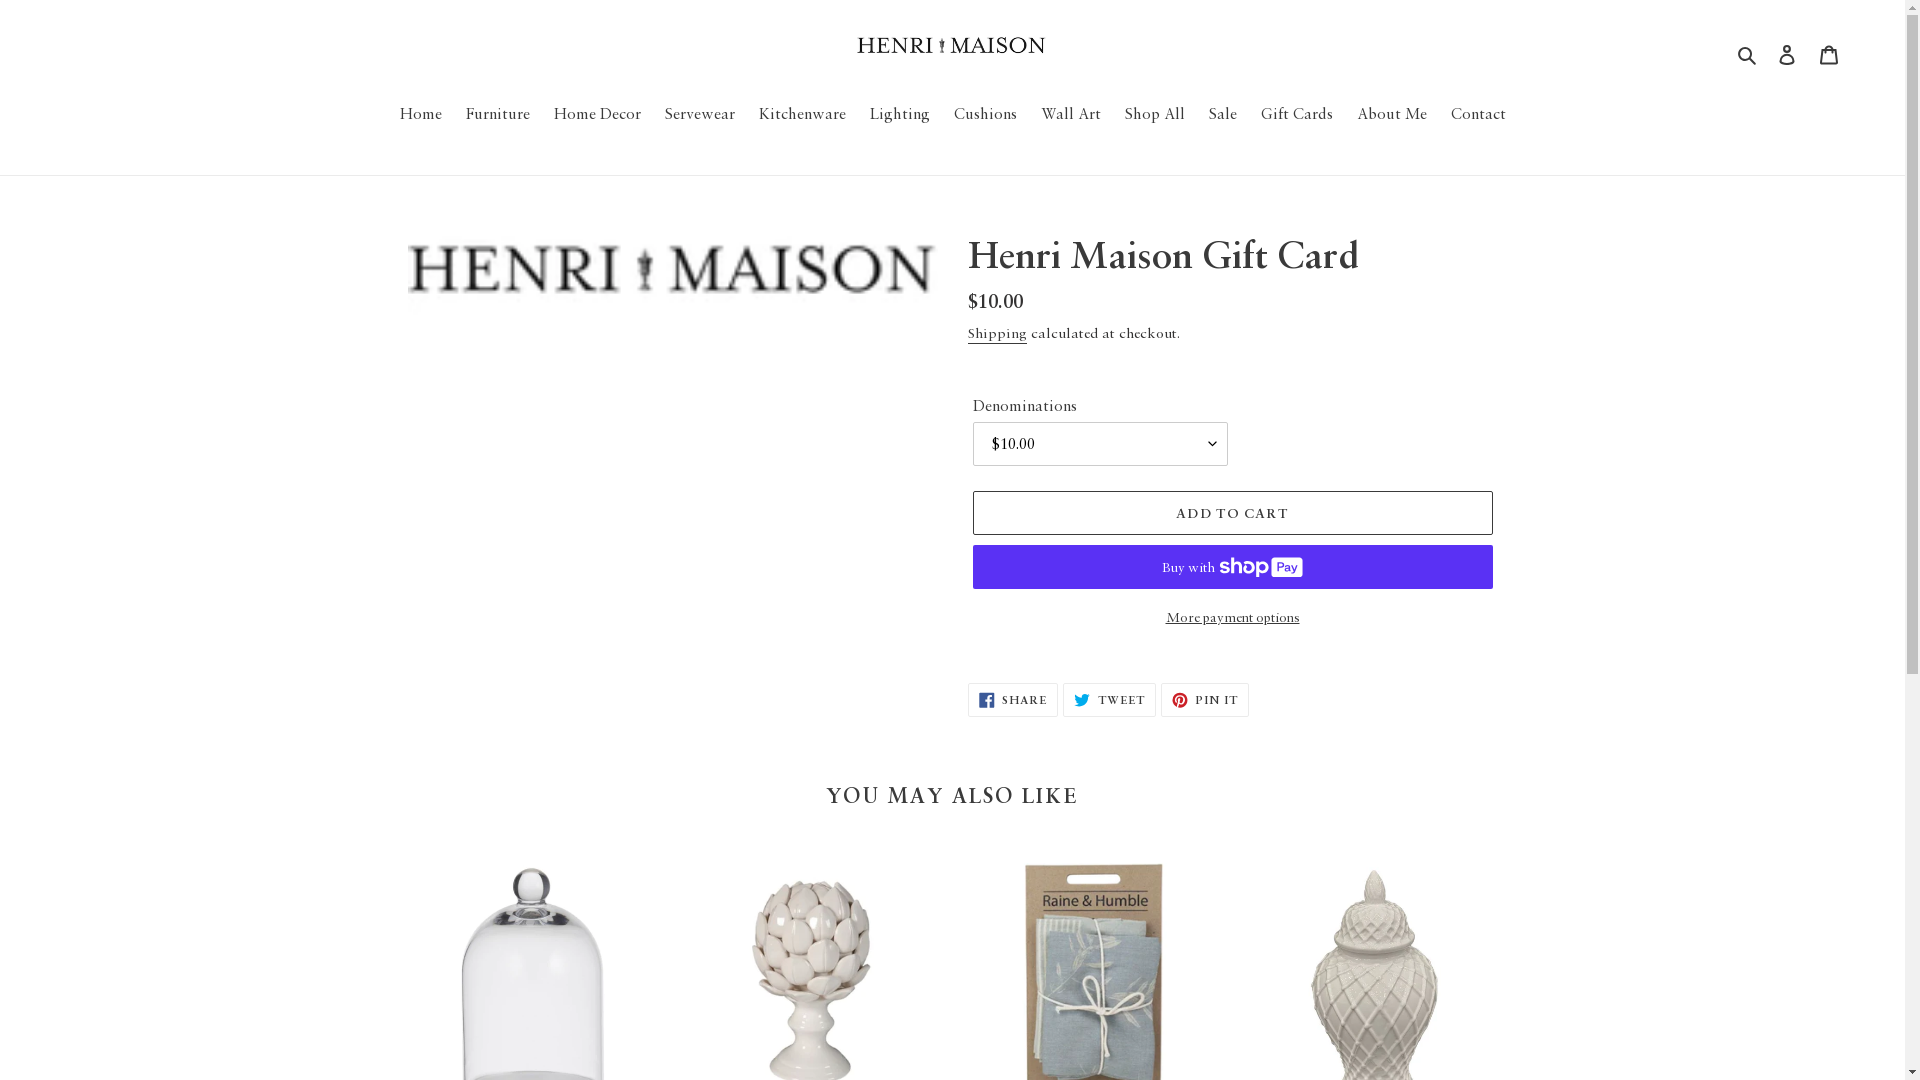 This screenshot has height=1080, width=1920. I want to click on 'Kitchenware', so click(801, 114).